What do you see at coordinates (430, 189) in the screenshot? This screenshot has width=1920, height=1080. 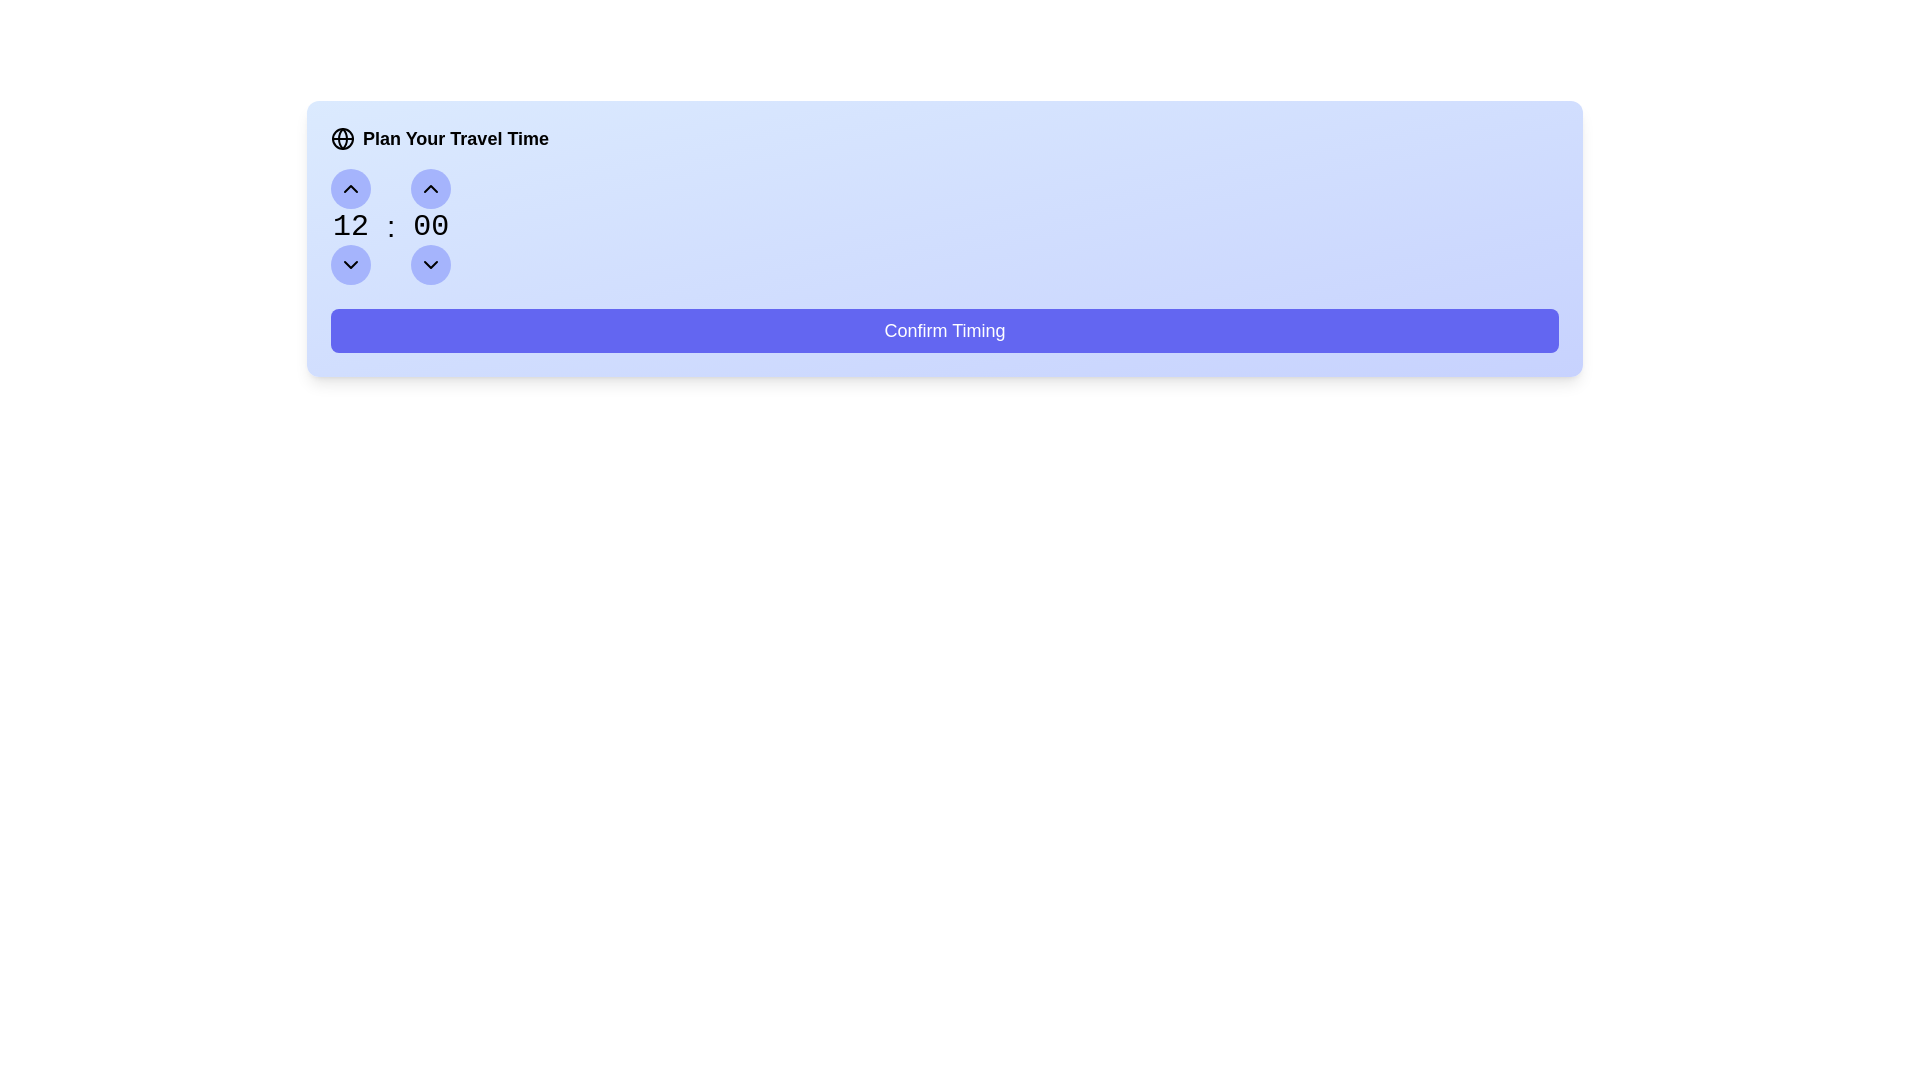 I see `the circular button with a purple background and an upward-pointing black triangle at its center, located in the top row of the time control section, above the 'minutes' display` at bounding box center [430, 189].